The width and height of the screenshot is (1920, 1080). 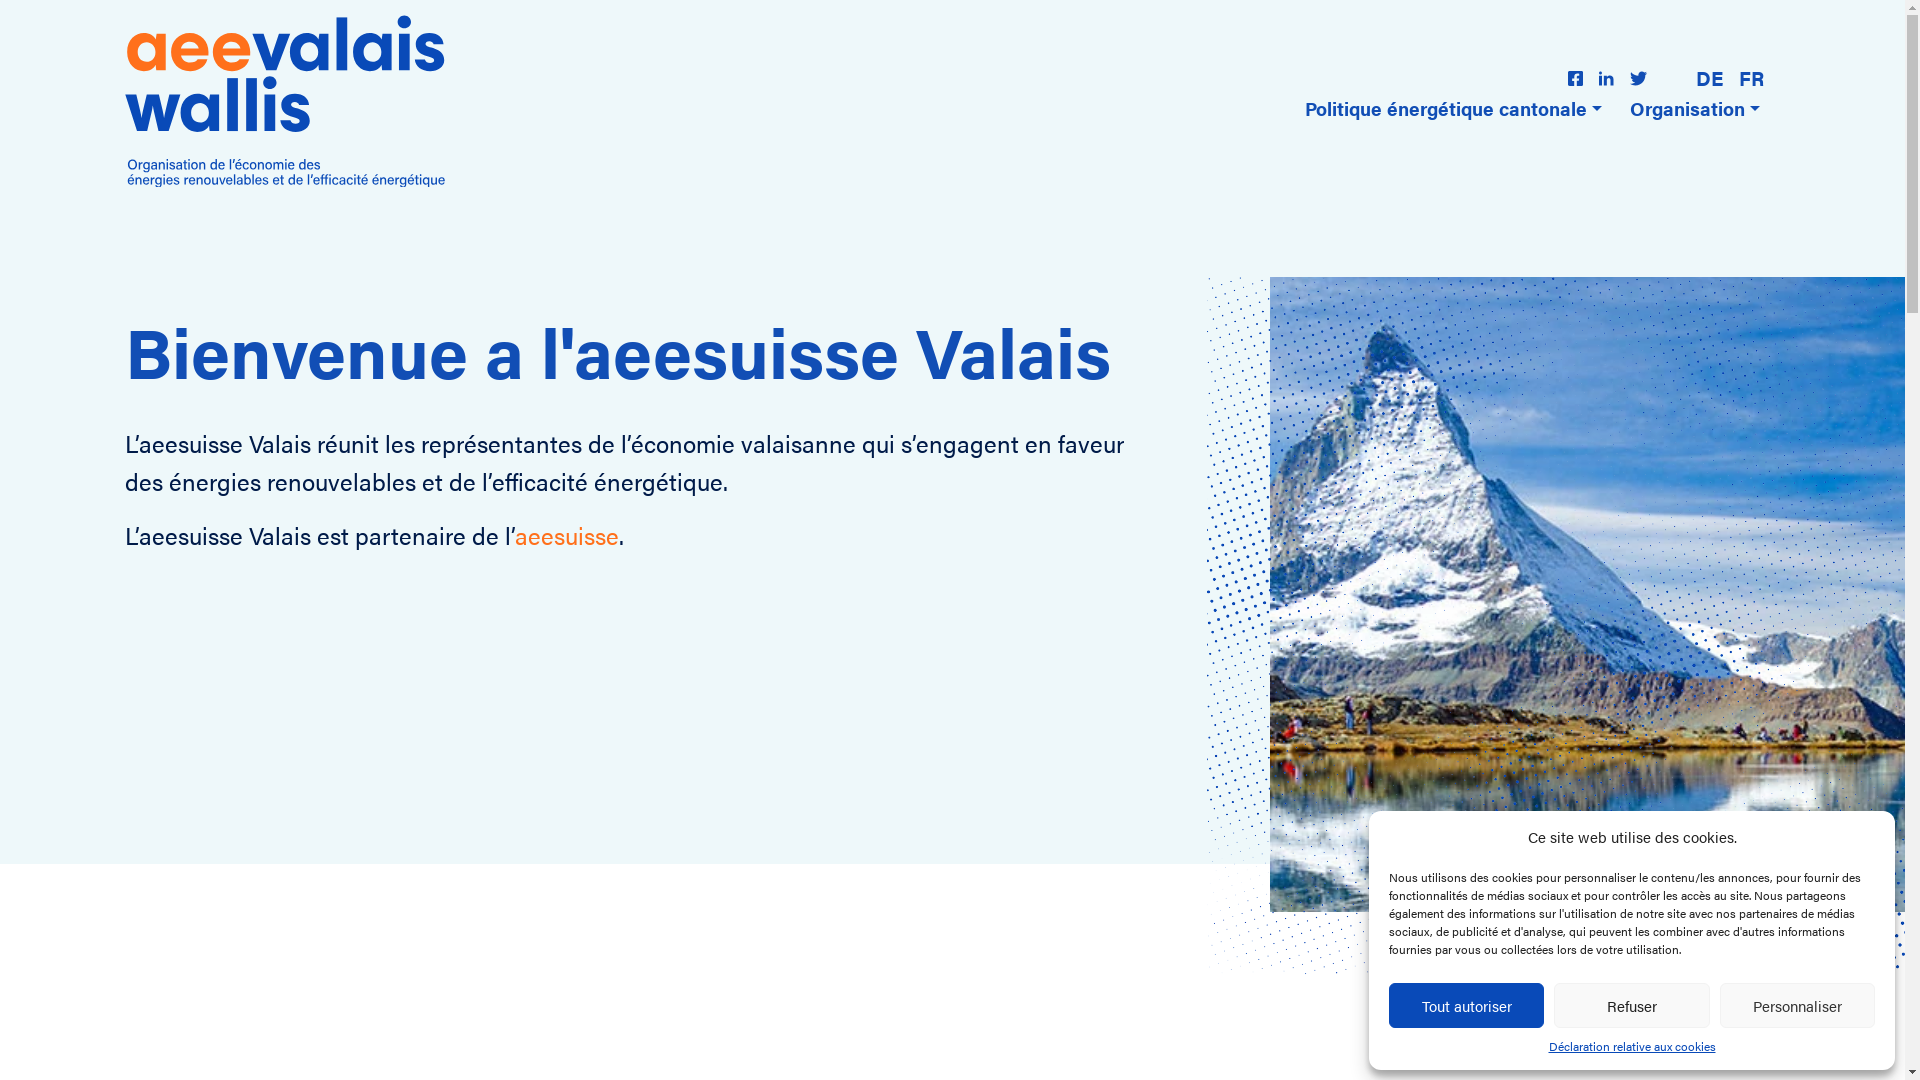 What do you see at coordinates (1466, 1005) in the screenshot?
I see `'Tout autoriser'` at bounding box center [1466, 1005].